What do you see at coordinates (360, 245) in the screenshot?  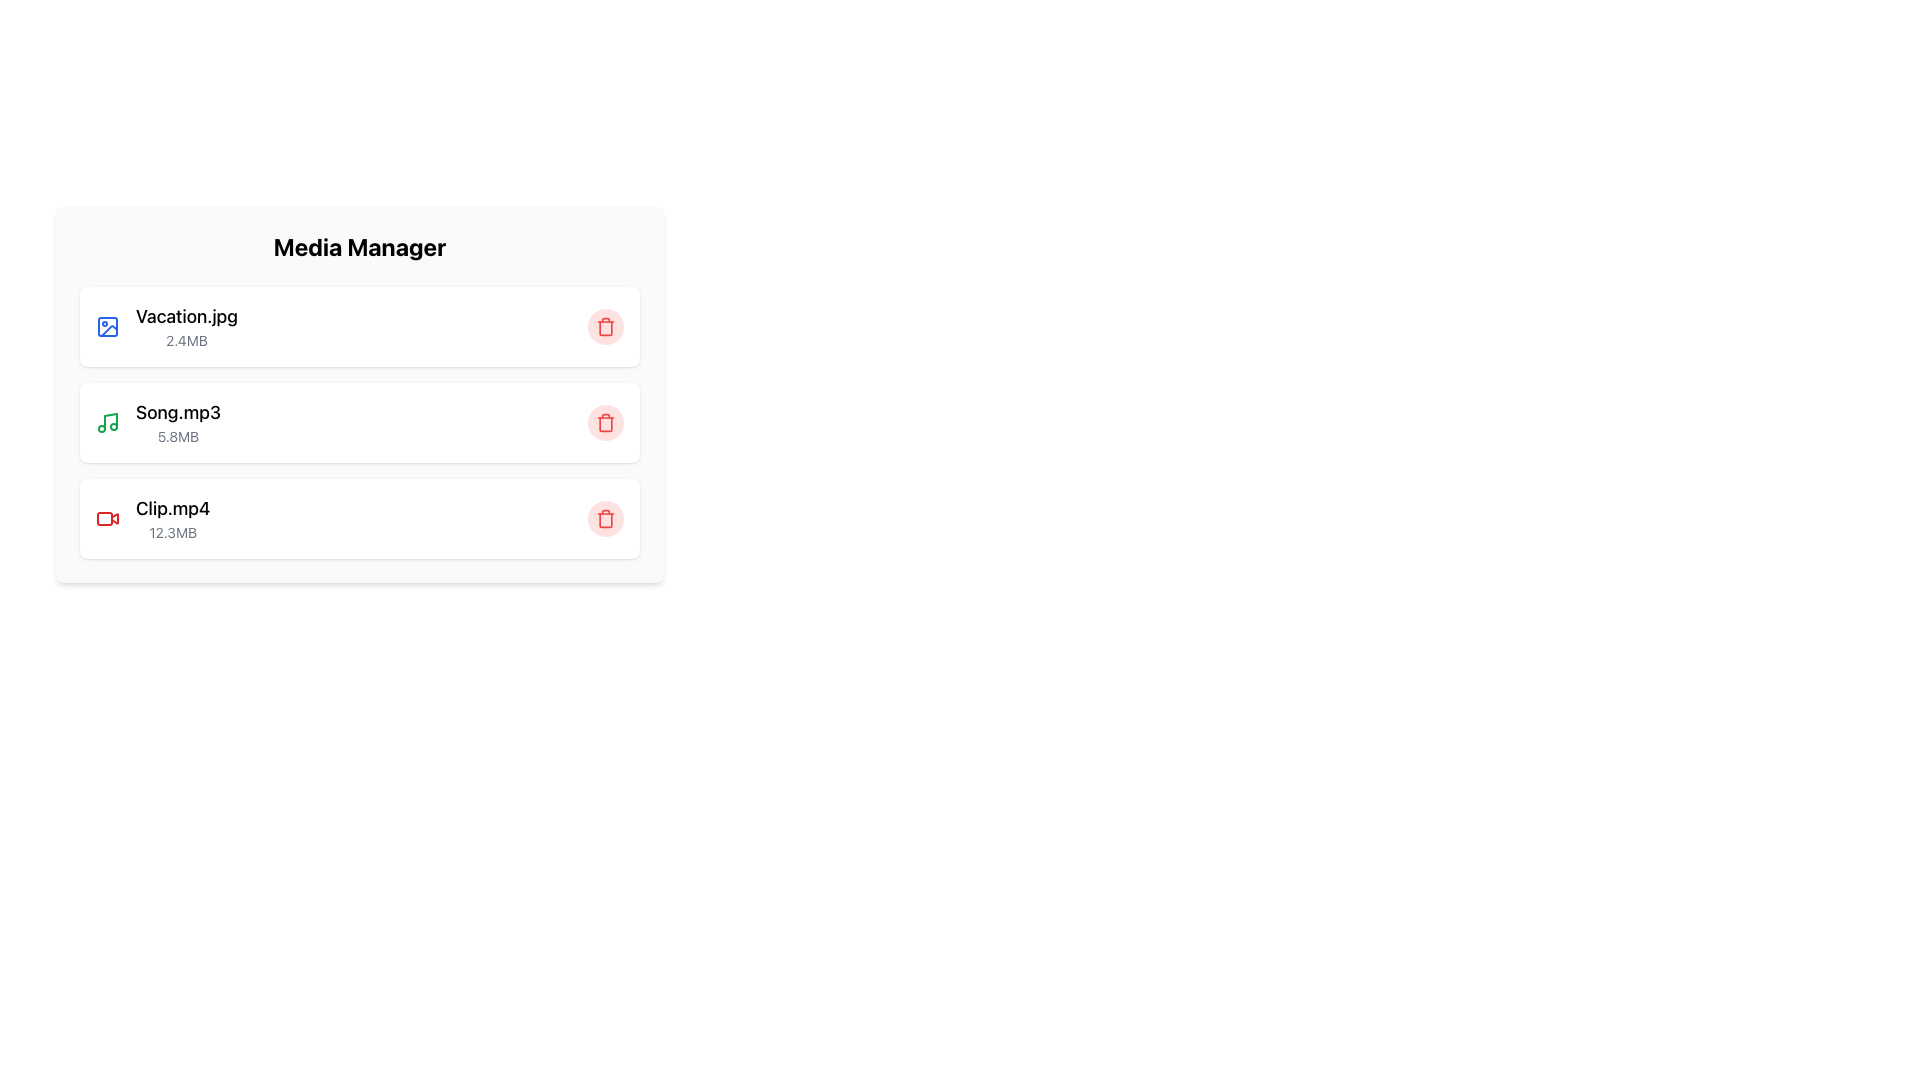 I see `bold and large header text 'Media Manager' located at the top-center of the media file information card` at bounding box center [360, 245].